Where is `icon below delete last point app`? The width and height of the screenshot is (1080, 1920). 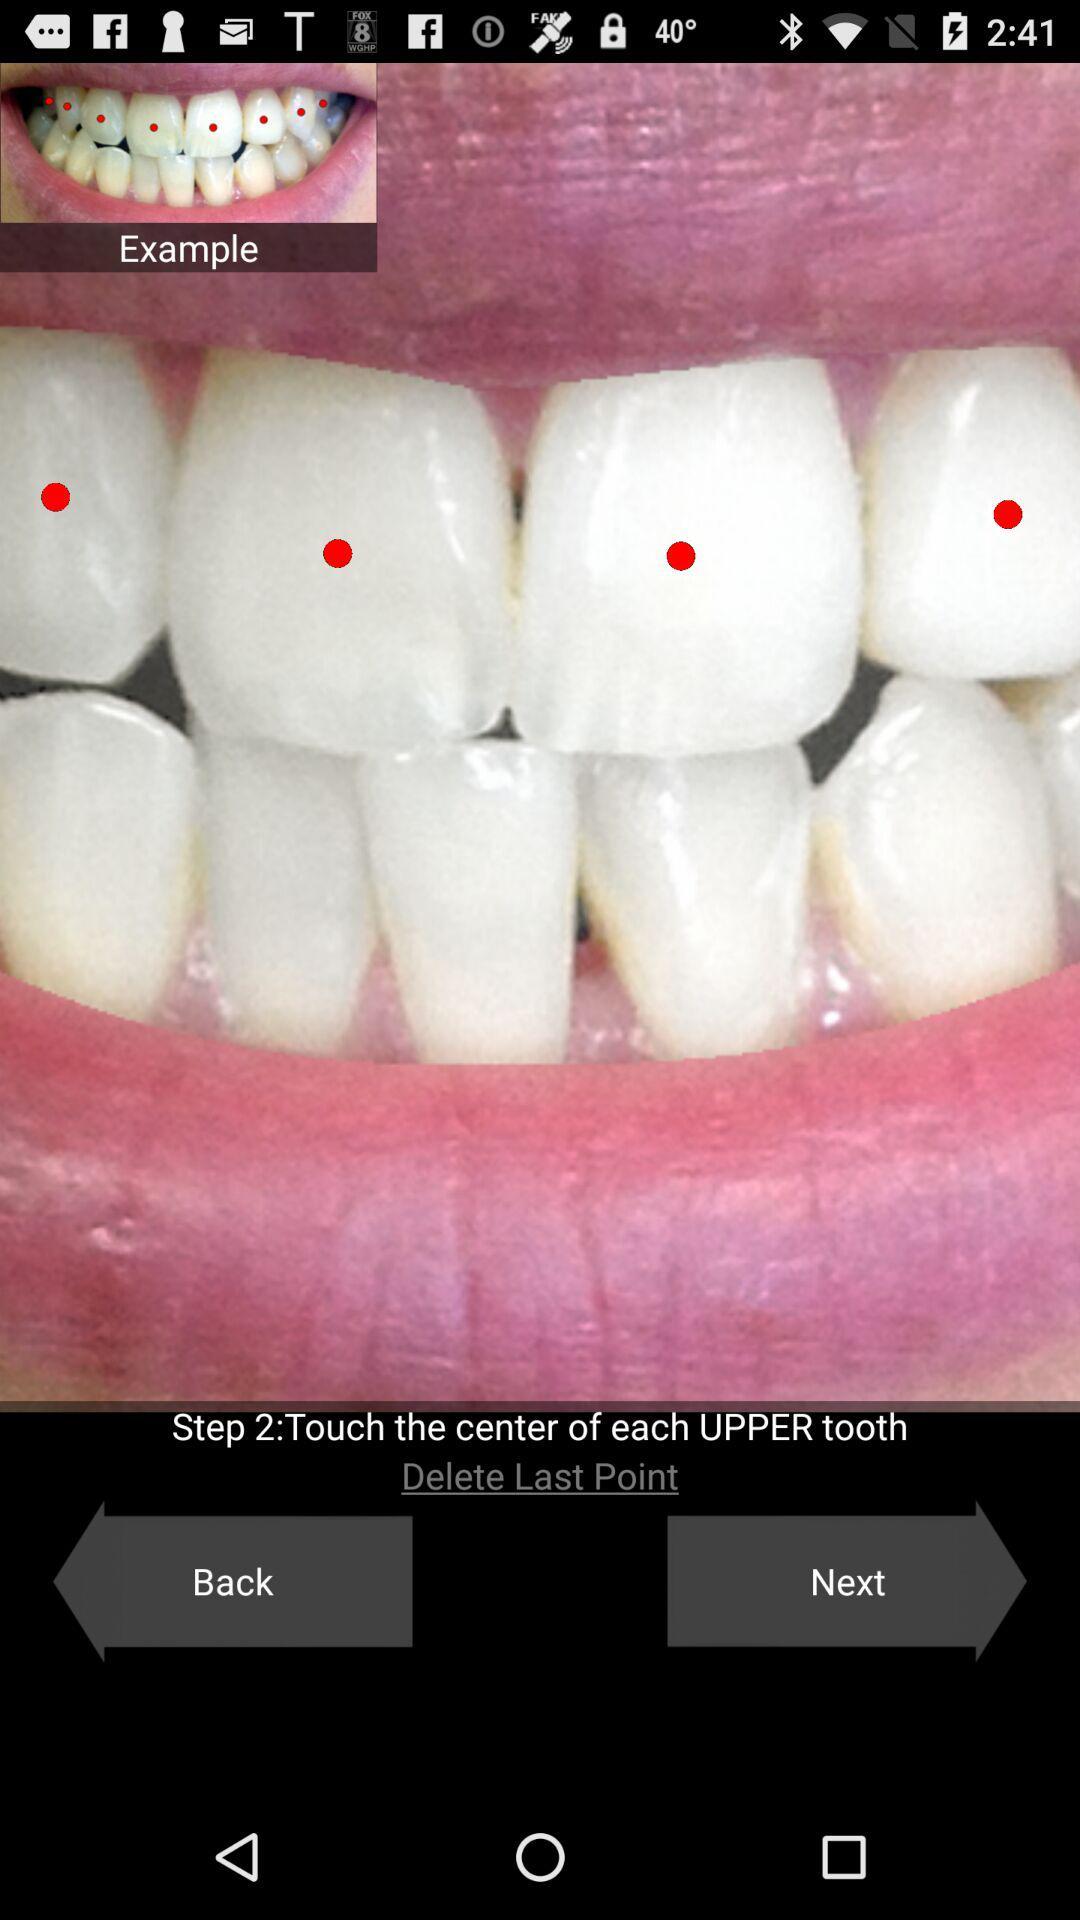
icon below delete last point app is located at coordinates (847, 1580).